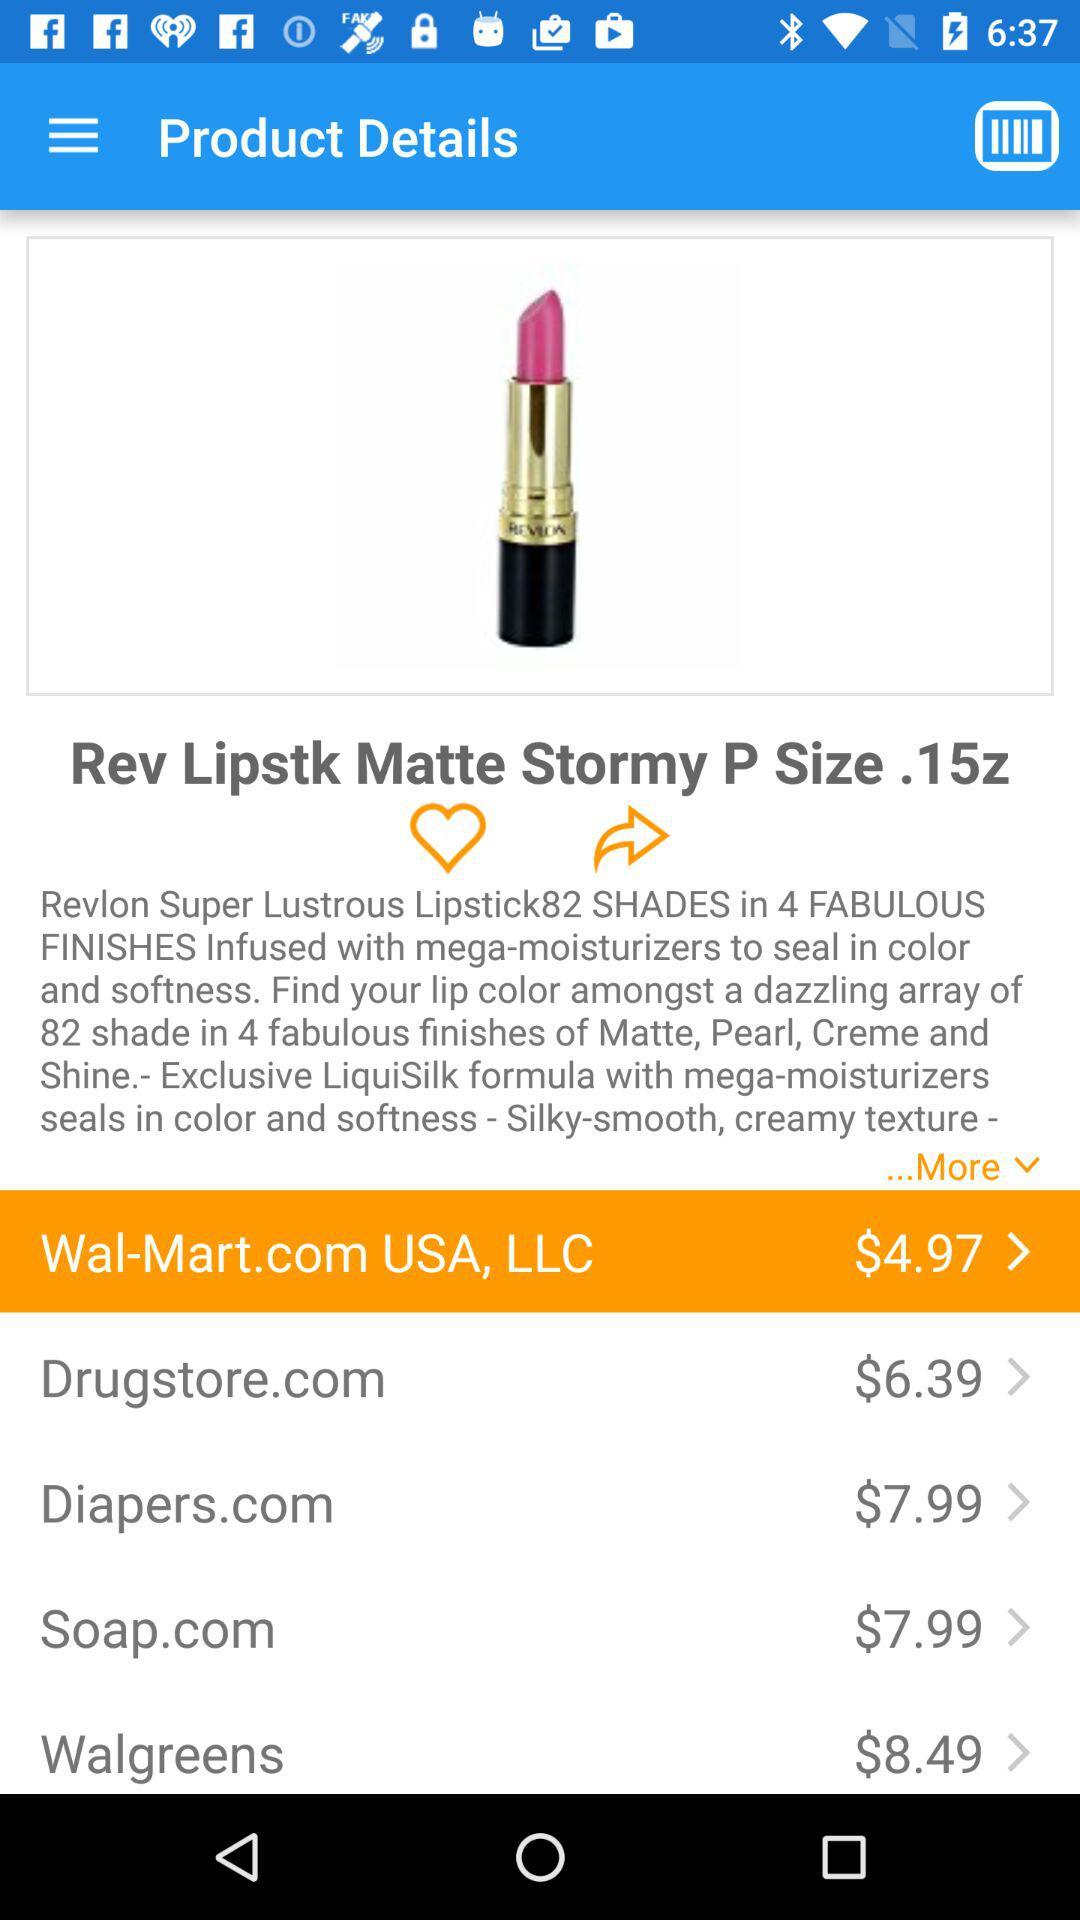 The image size is (1080, 1920). Describe the element at coordinates (425, 1375) in the screenshot. I see `the item above the diapers.com icon` at that location.